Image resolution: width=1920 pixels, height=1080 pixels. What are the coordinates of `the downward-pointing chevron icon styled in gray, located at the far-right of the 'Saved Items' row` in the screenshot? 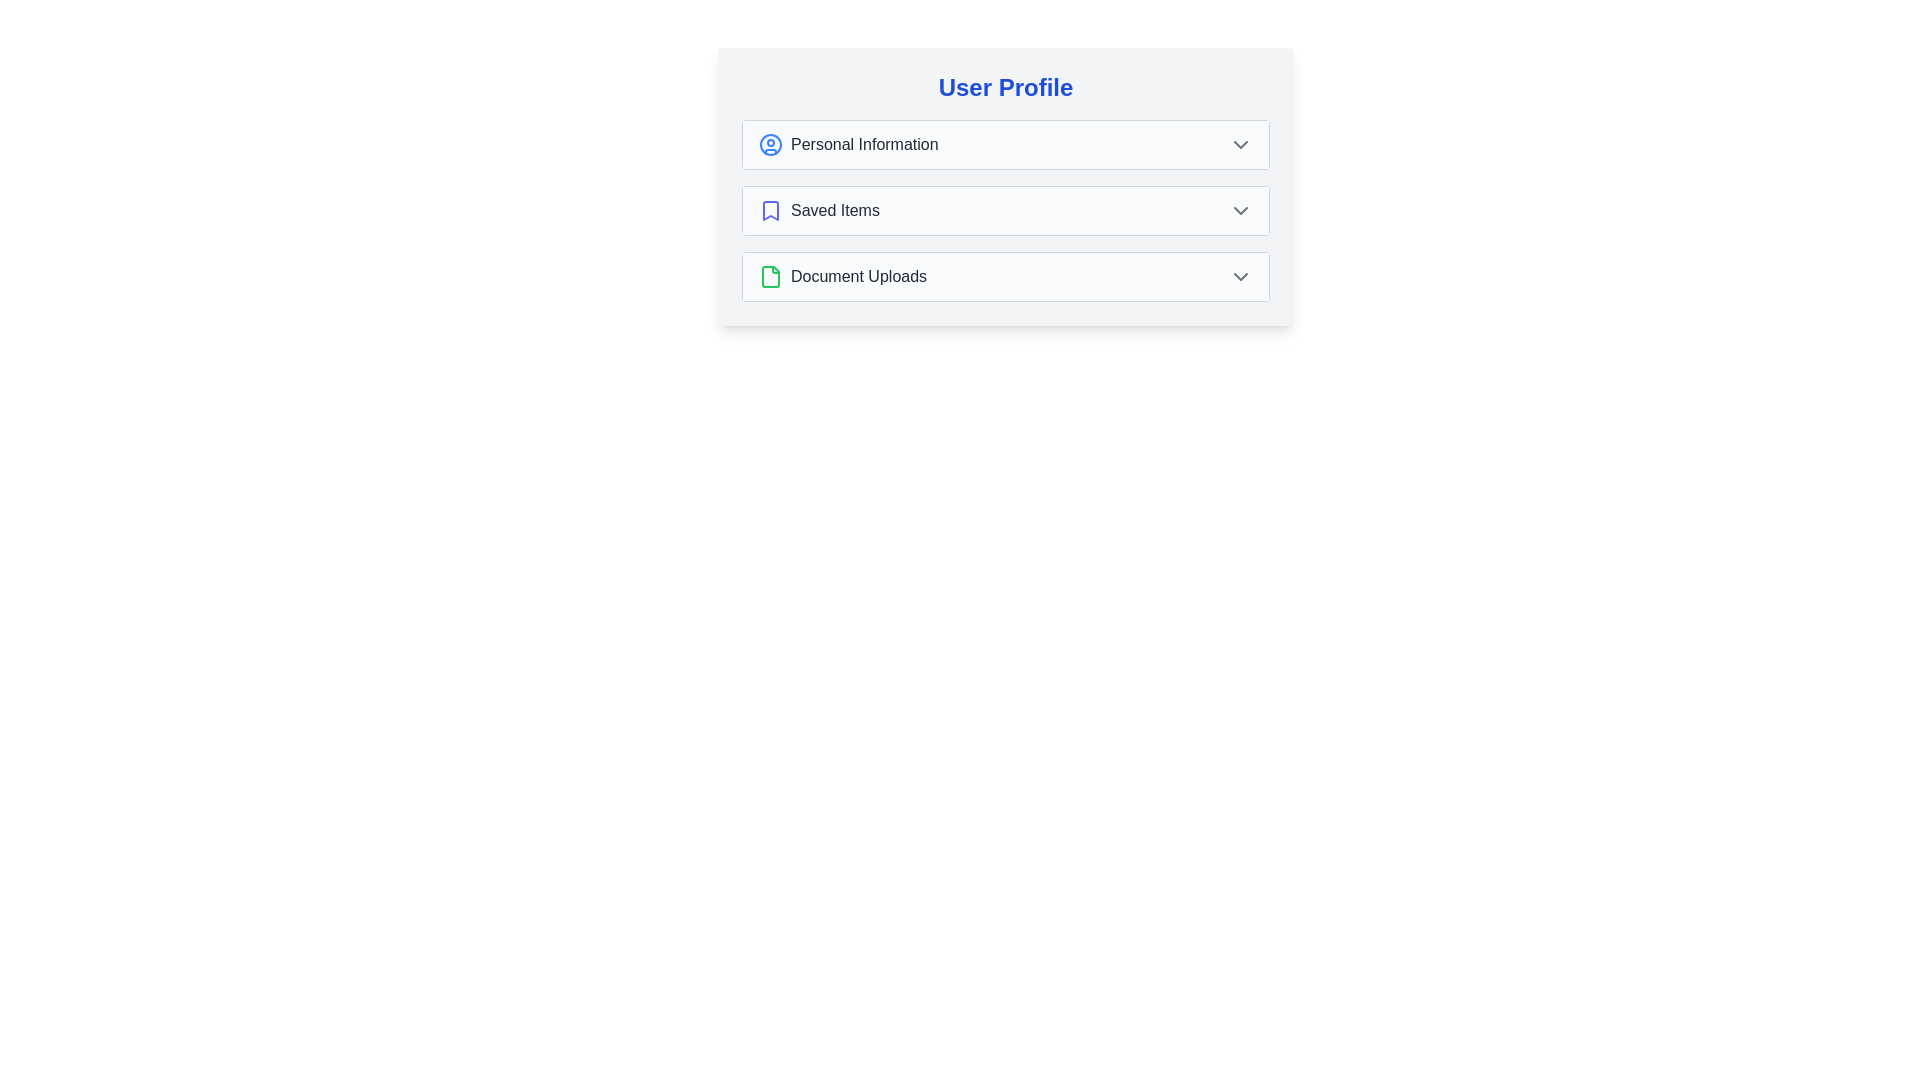 It's located at (1240, 211).